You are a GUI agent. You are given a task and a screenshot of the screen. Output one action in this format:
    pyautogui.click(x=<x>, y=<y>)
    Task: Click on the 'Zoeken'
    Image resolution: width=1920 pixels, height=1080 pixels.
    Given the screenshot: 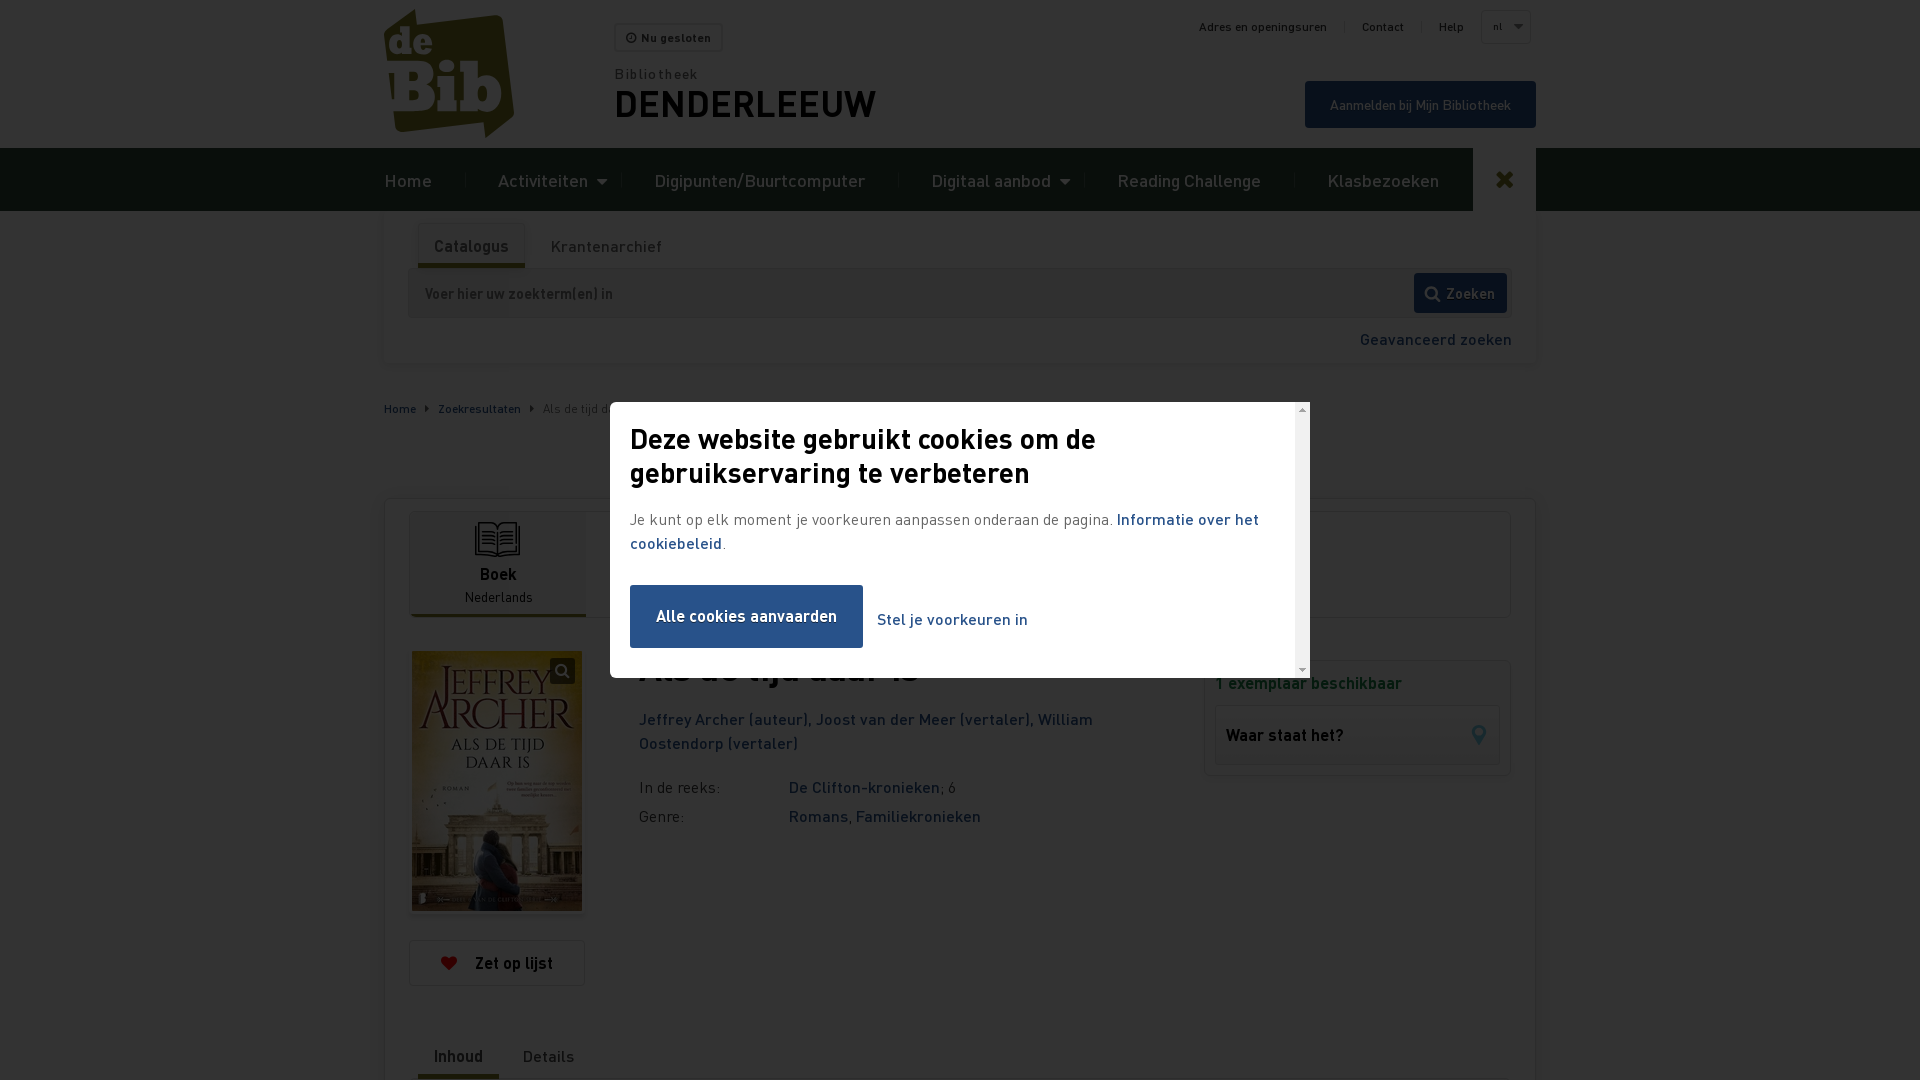 What is the action you would take?
    pyautogui.click(x=1460, y=293)
    